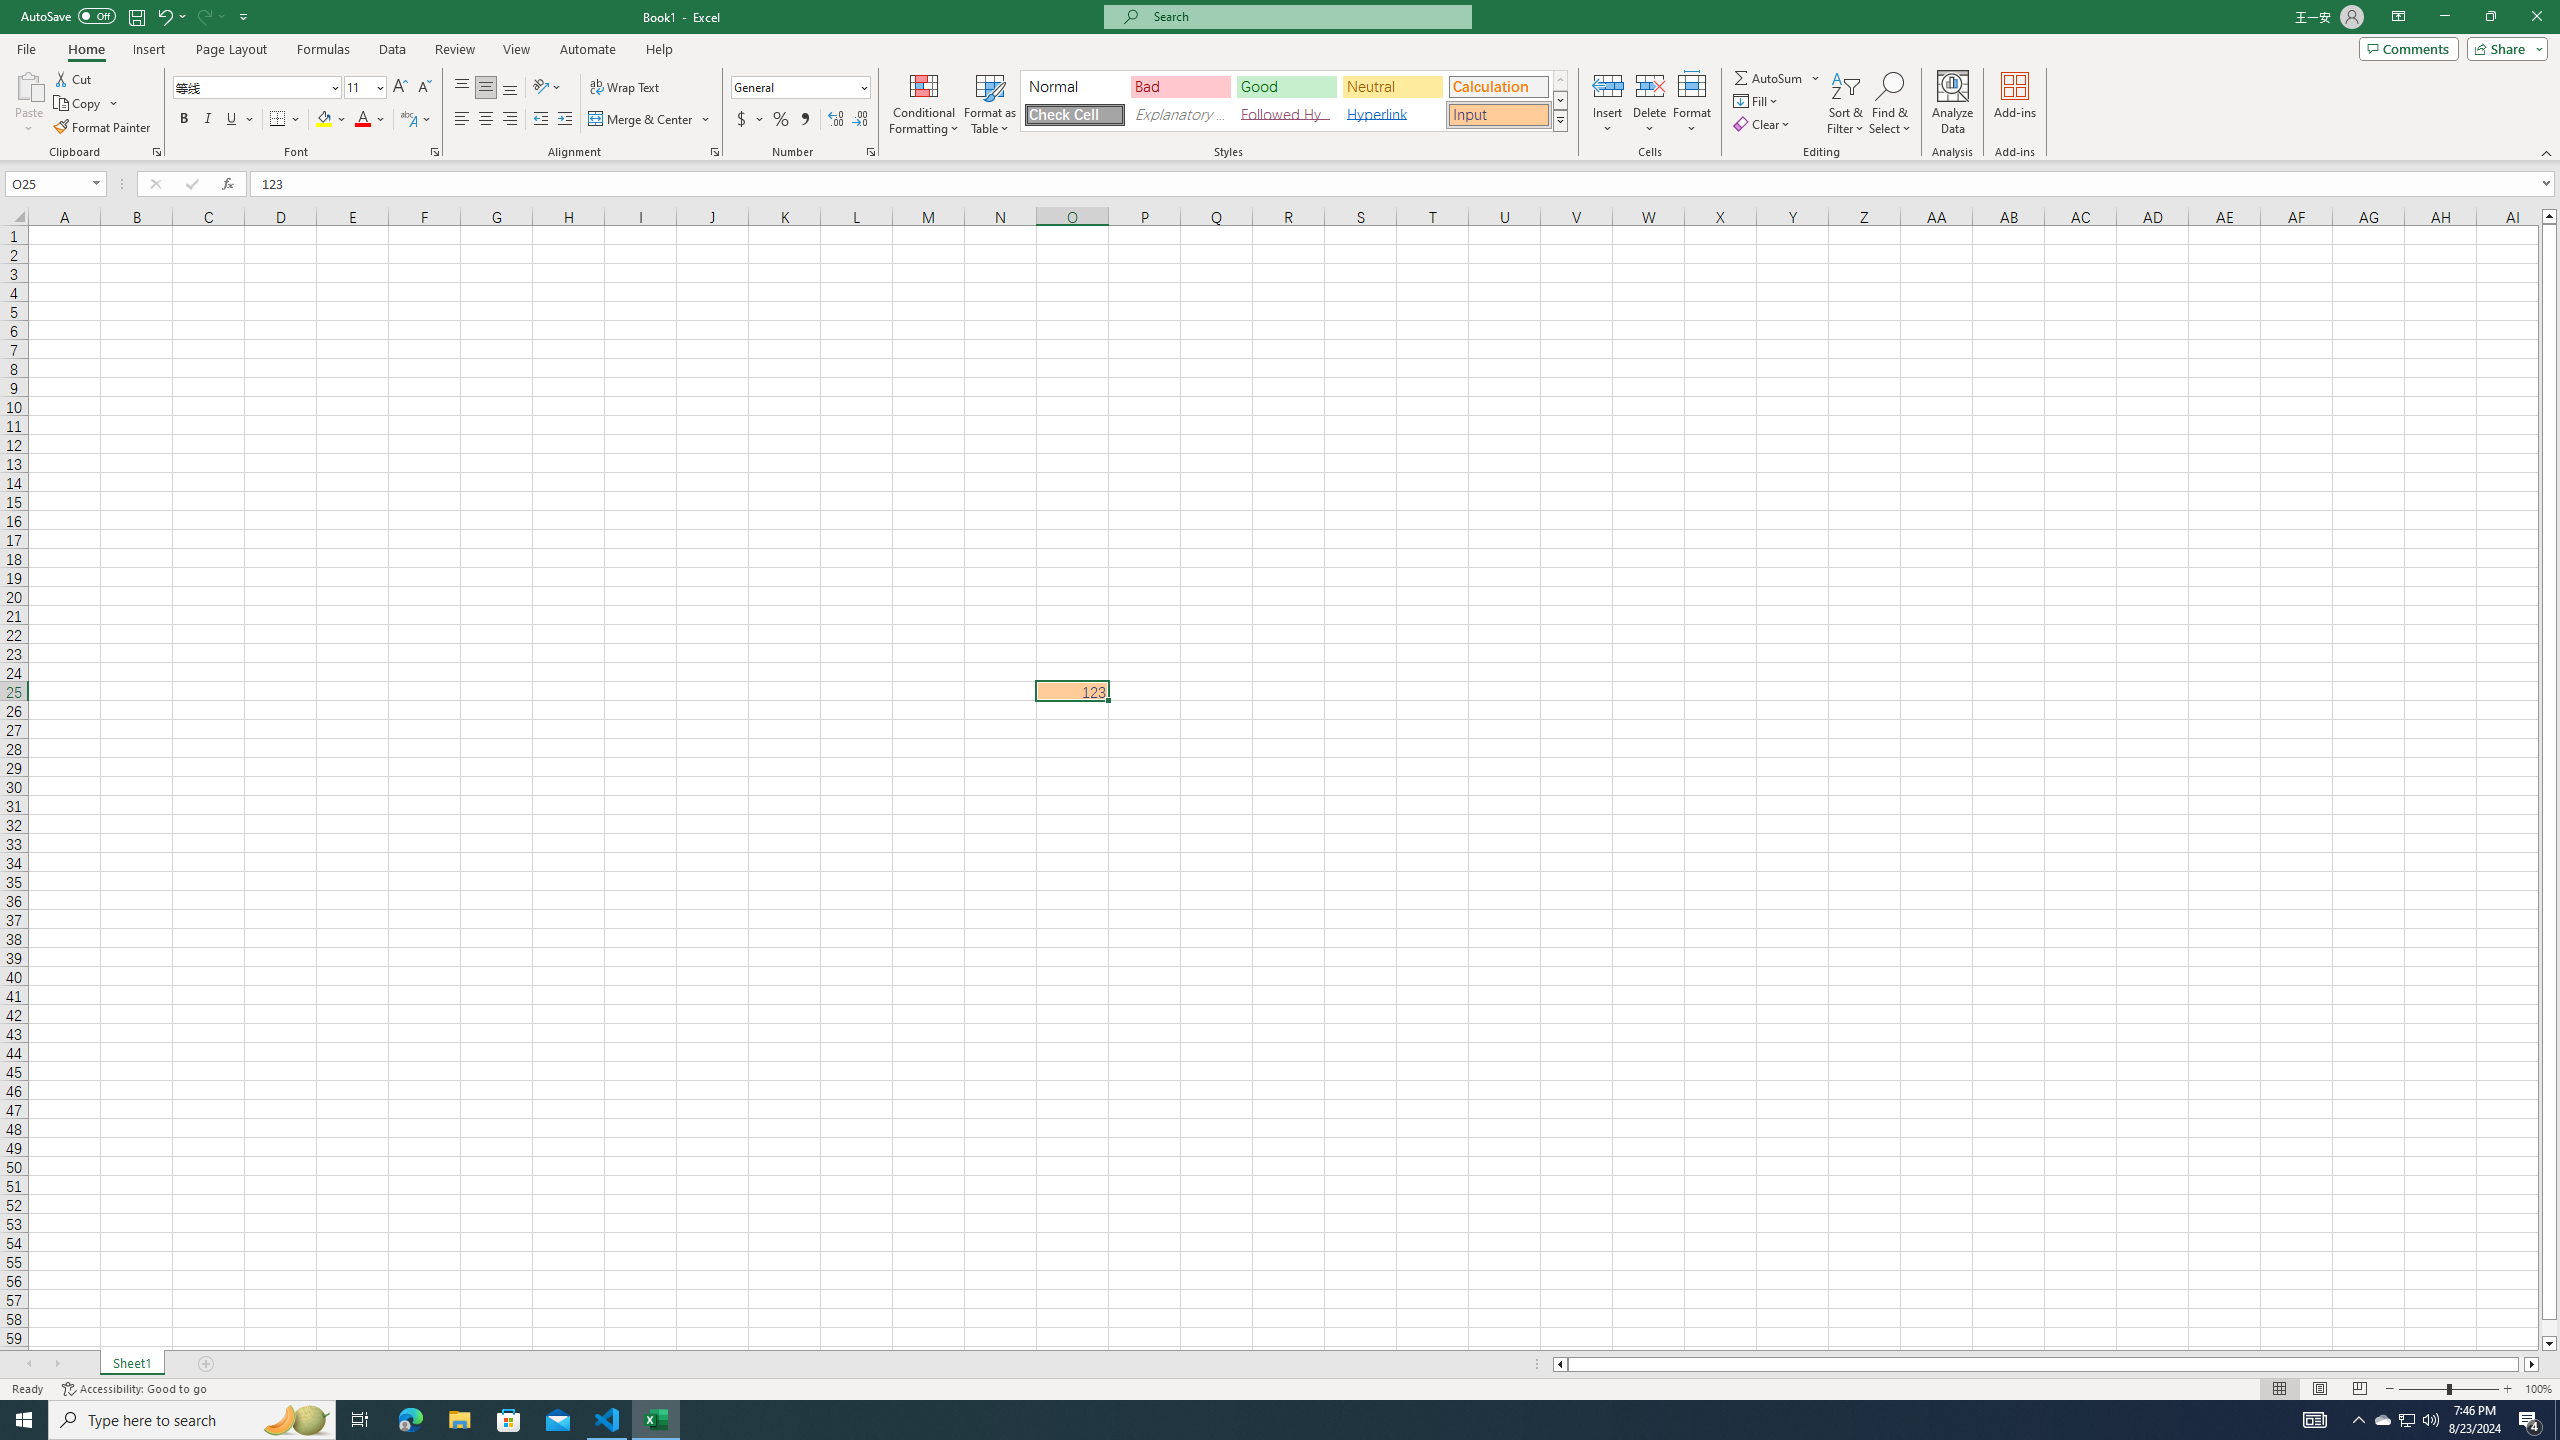 Image resolution: width=2560 pixels, height=1440 pixels. I want to click on 'Calculation', so click(1497, 87).